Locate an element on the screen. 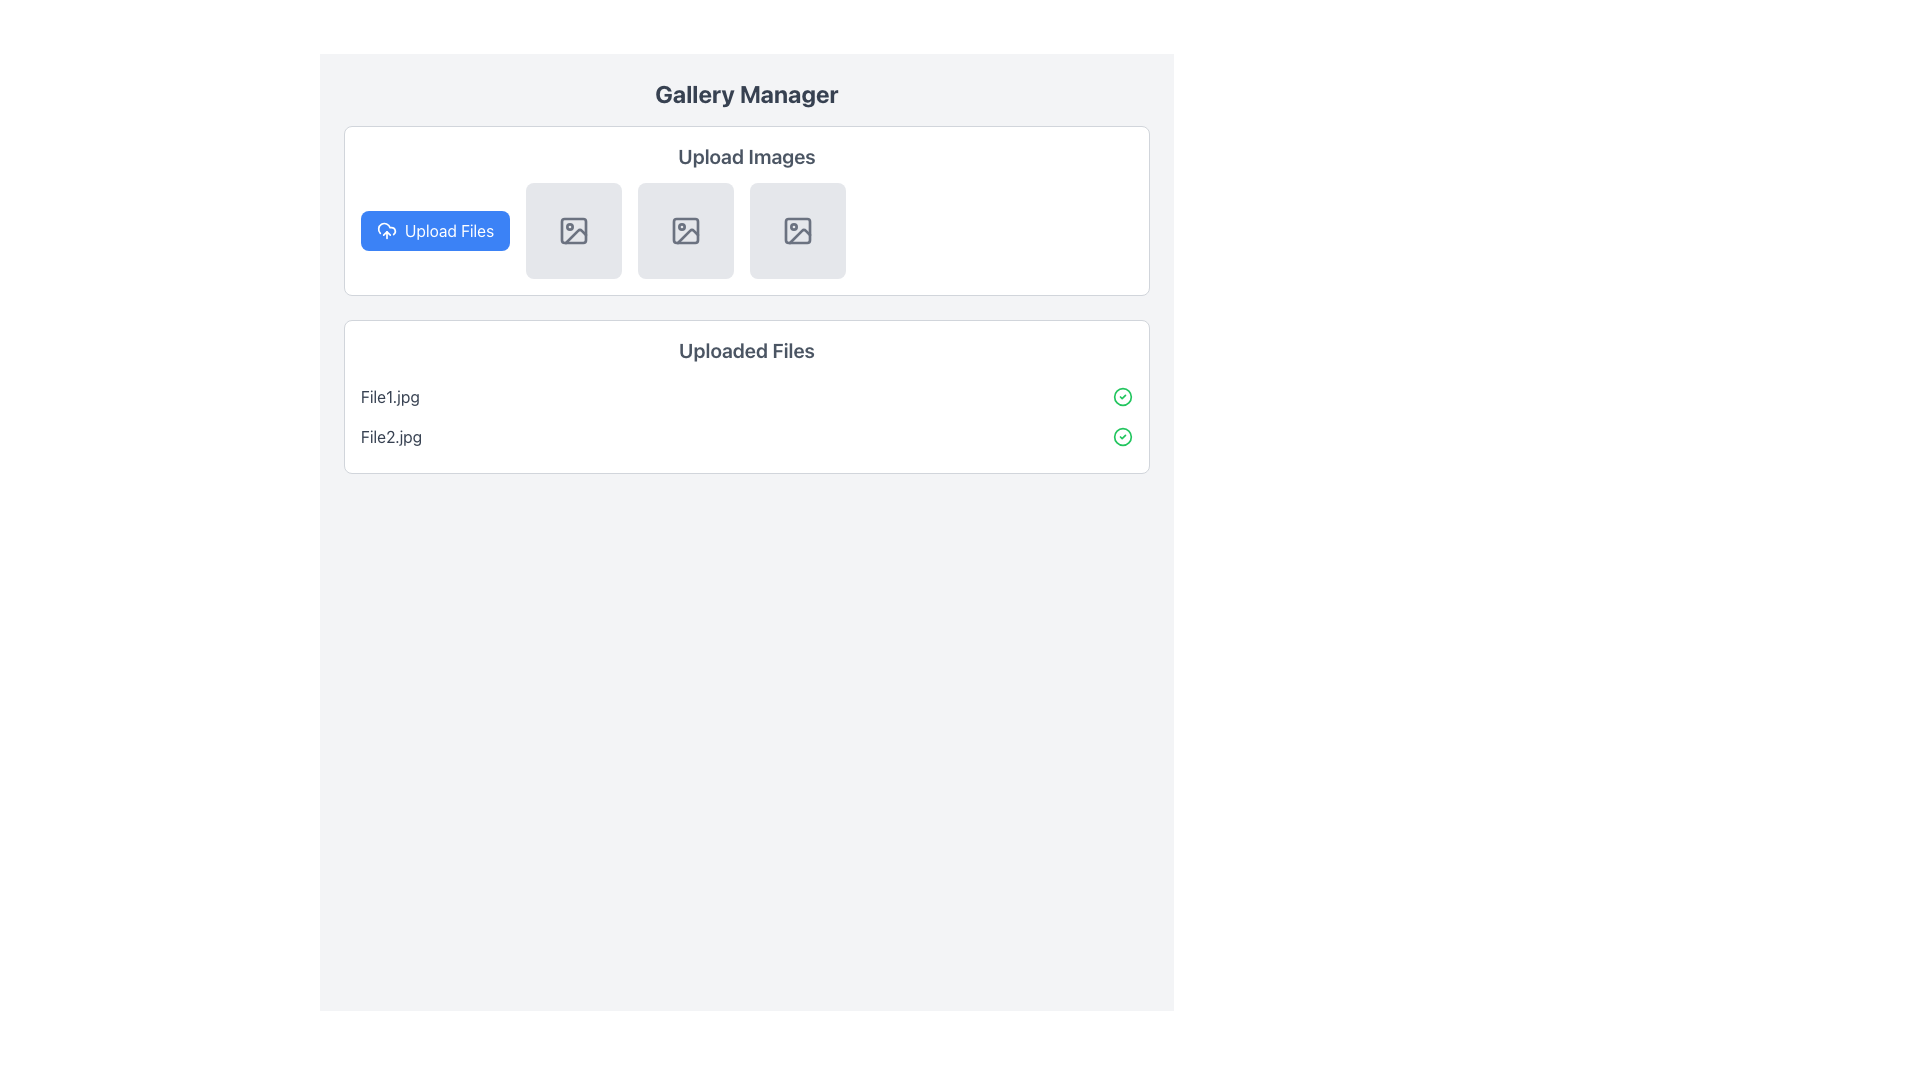 This screenshot has width=1920, height=1080. the file entry 'File1.jpg' is located at coordinates (746, 397).